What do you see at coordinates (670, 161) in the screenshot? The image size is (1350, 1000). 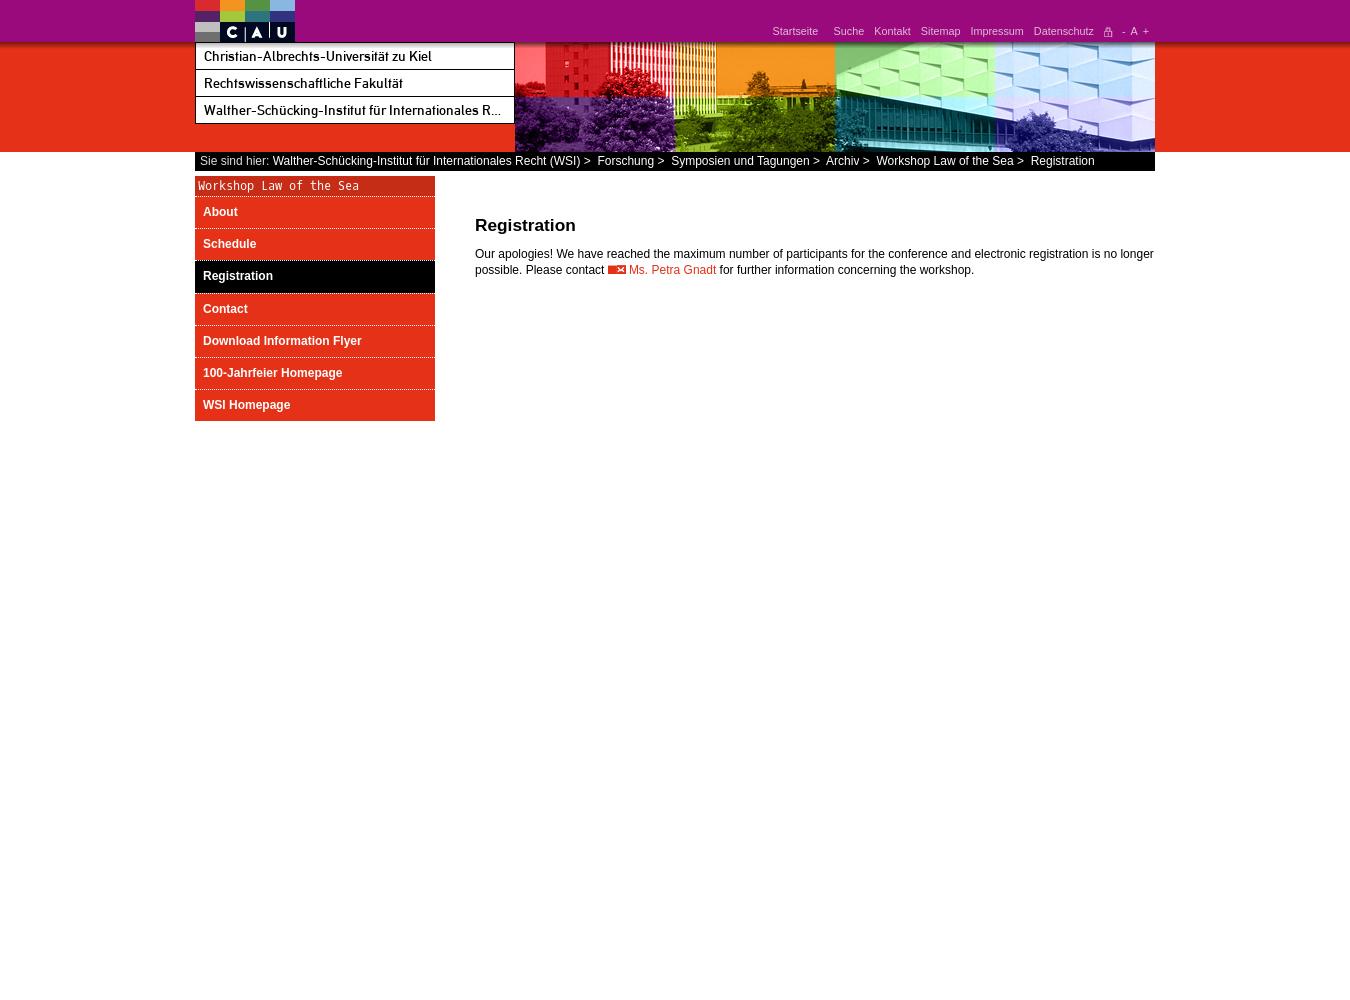 I see `'Symposien und Tagungen'` at bounding box center [670, 161].